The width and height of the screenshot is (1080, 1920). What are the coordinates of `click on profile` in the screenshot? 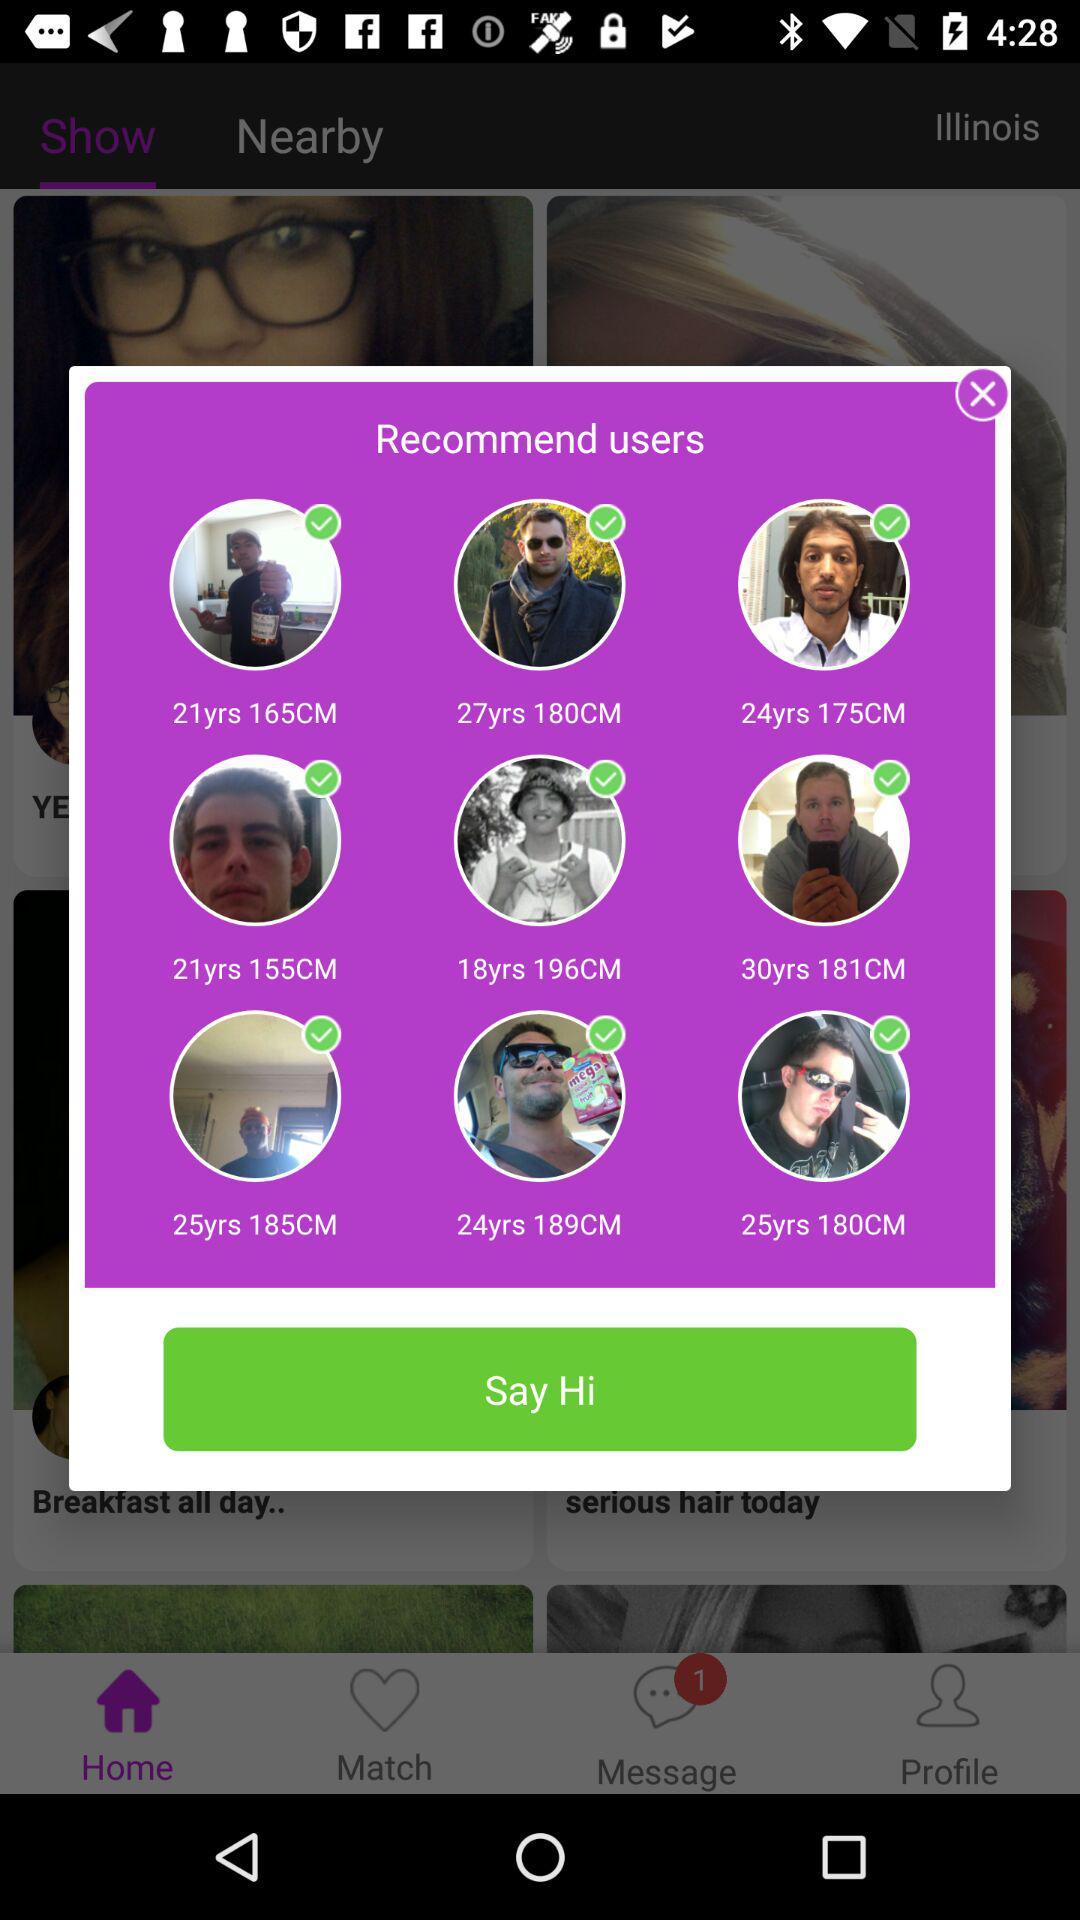 It's located at (320, 523).